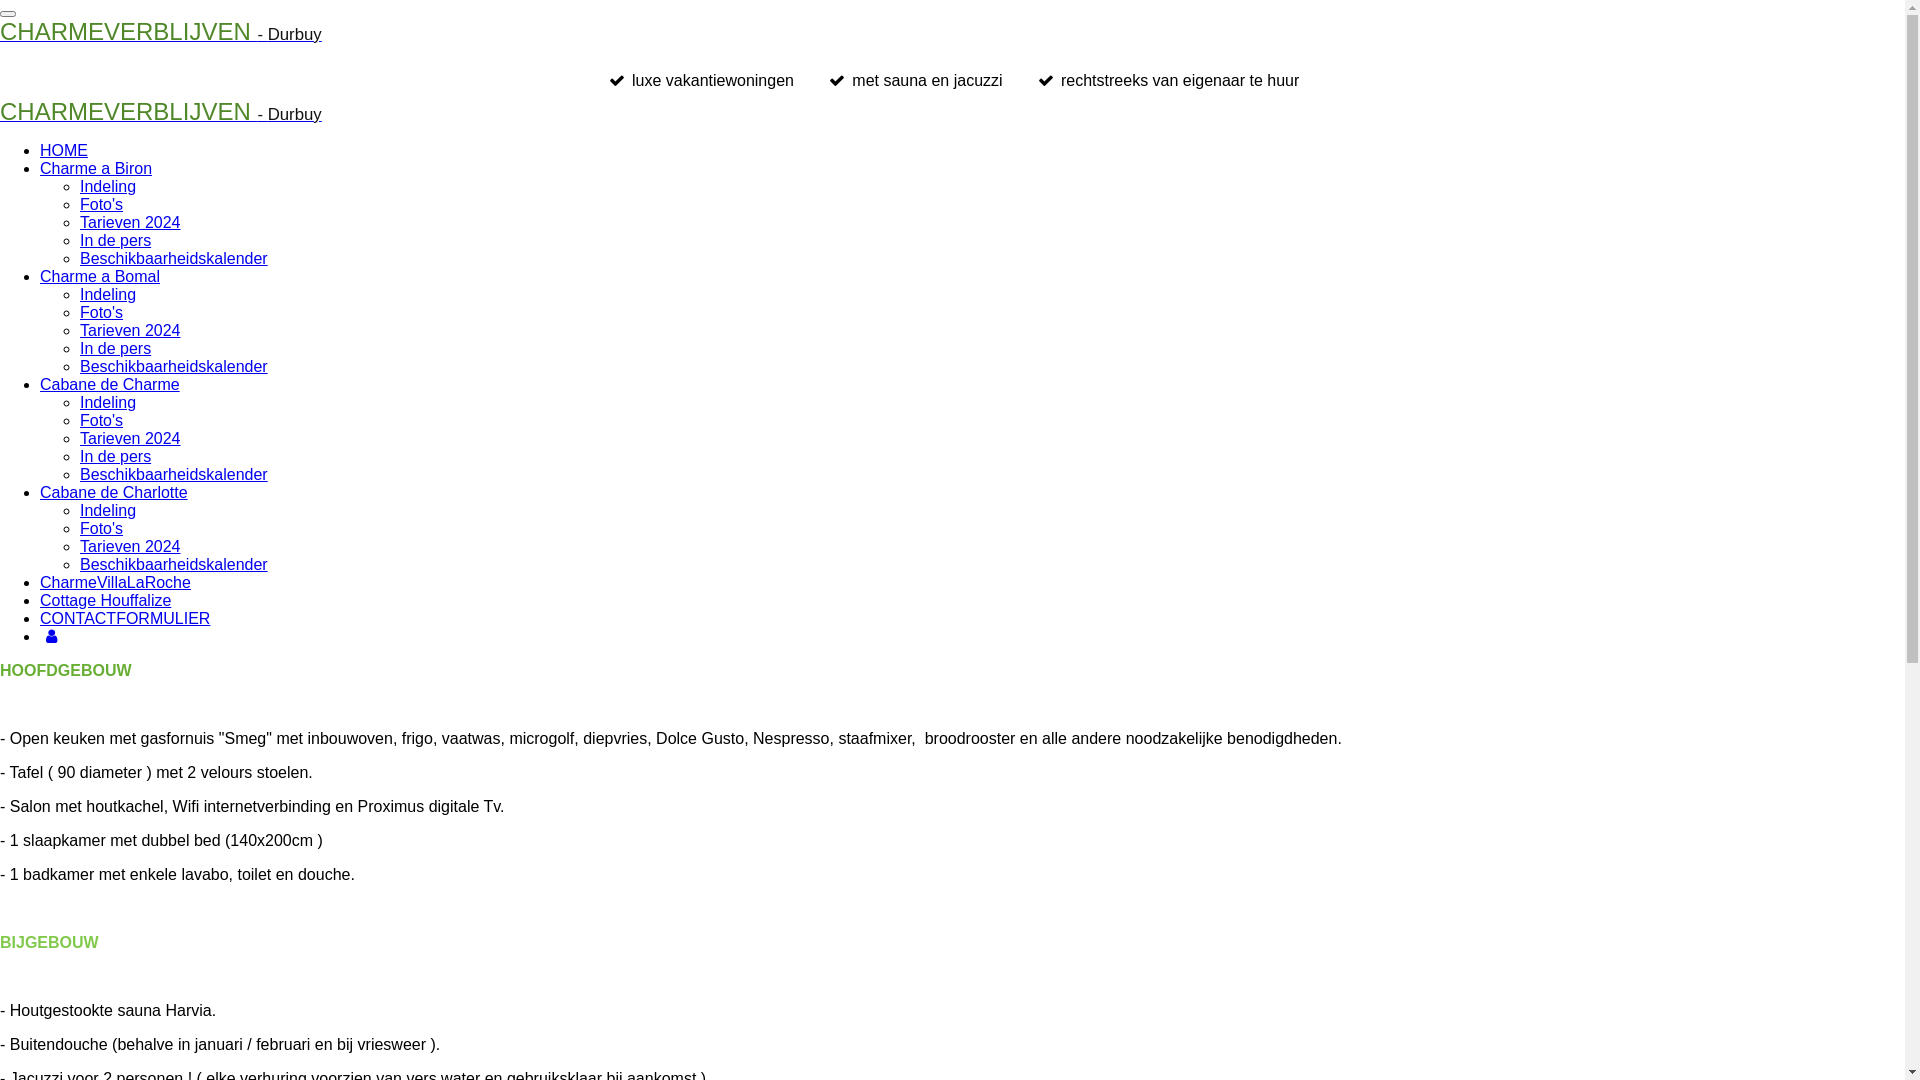 The height and width of the screenshot is (1080, 1920). What do you see at coordinates (104, 599) in the screenshot?
I see `'Cottage Houffalize'` at bounding box center [104, 599].